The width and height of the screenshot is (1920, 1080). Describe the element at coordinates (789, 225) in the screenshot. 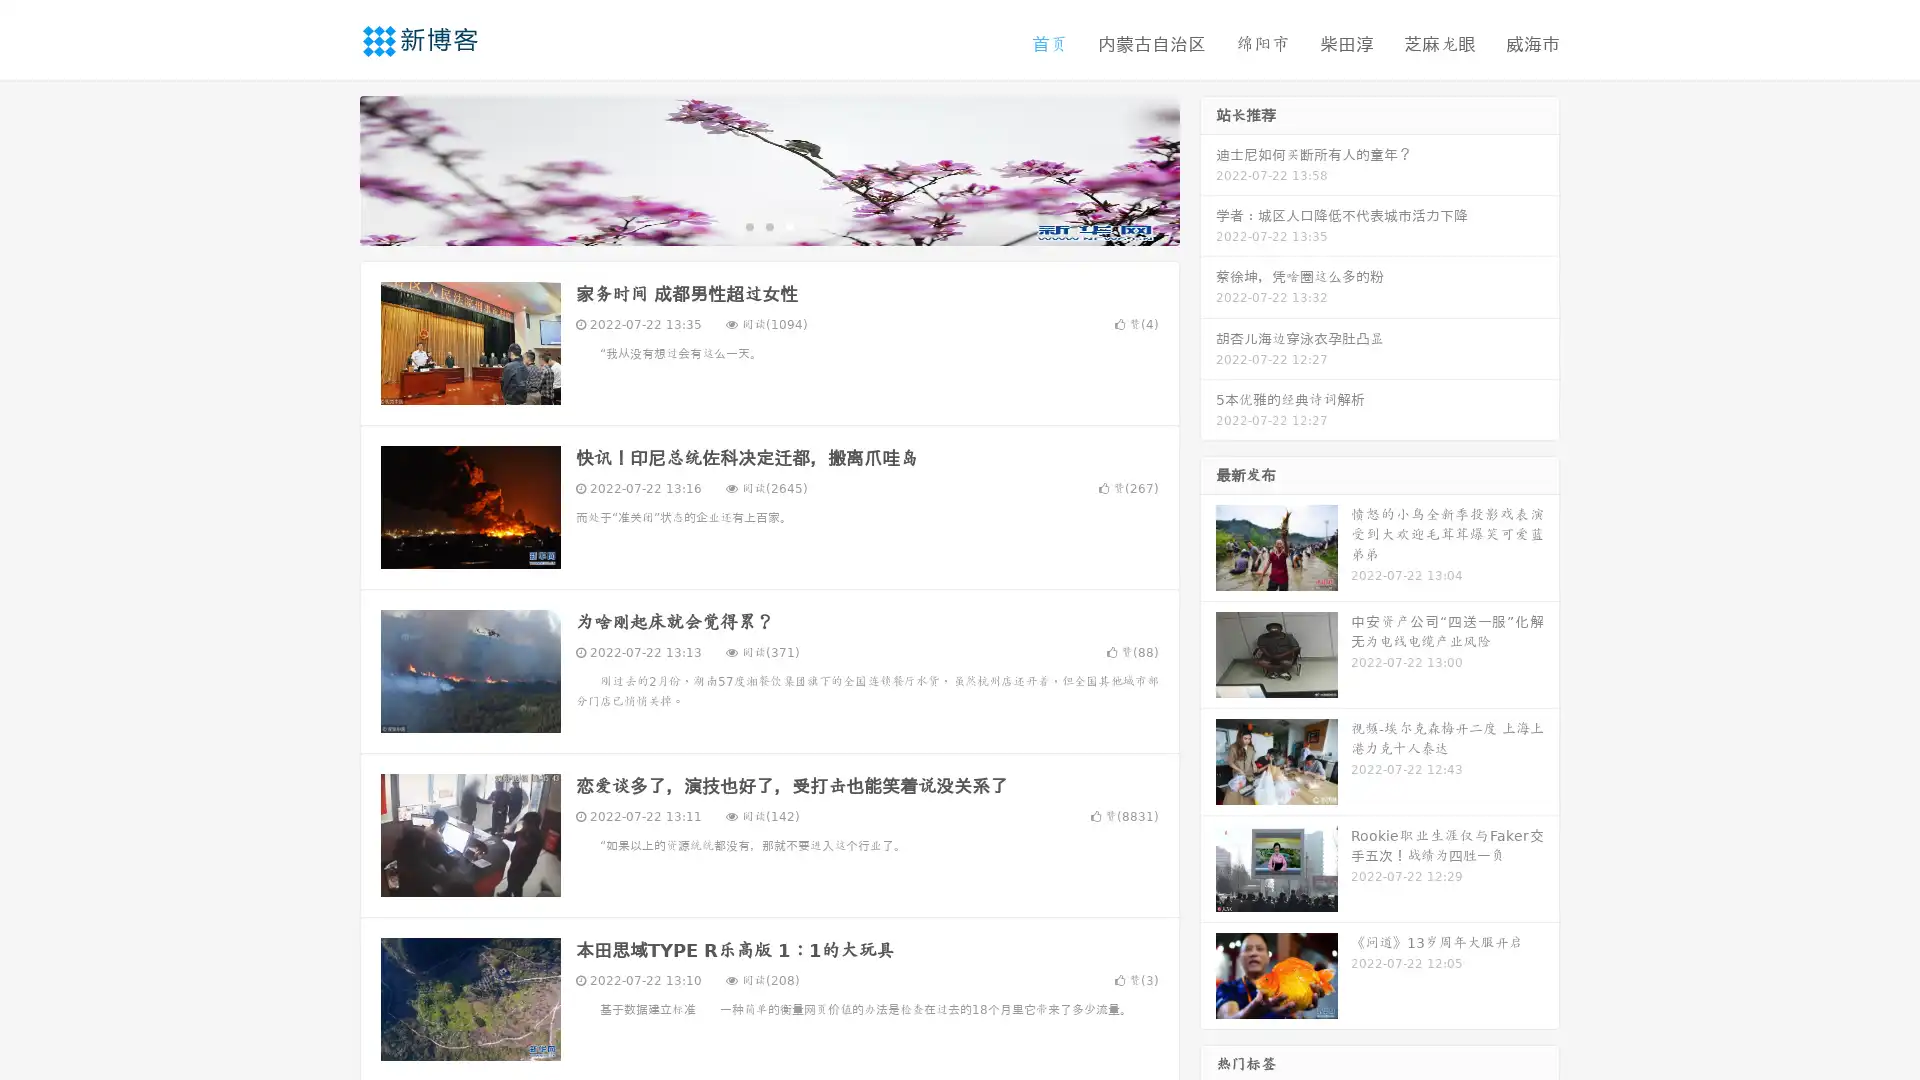

I see `Go to slide 3` at that location.